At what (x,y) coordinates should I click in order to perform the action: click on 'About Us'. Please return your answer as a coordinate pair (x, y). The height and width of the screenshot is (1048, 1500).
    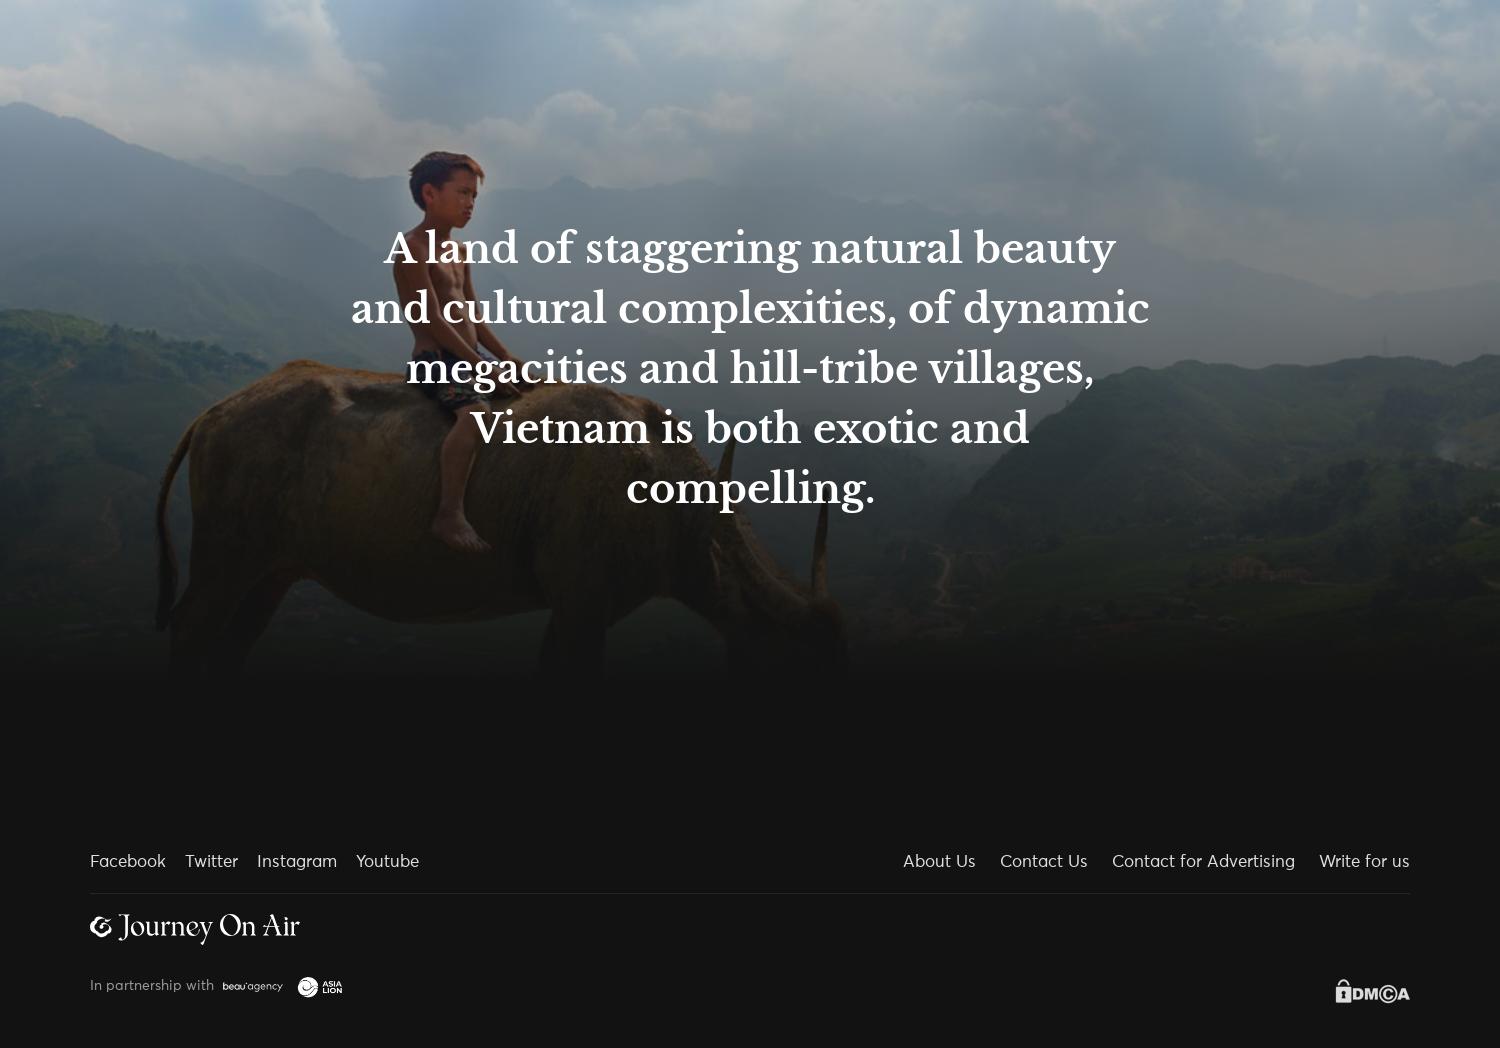
    Looking at the image, I should click on (938, 862).